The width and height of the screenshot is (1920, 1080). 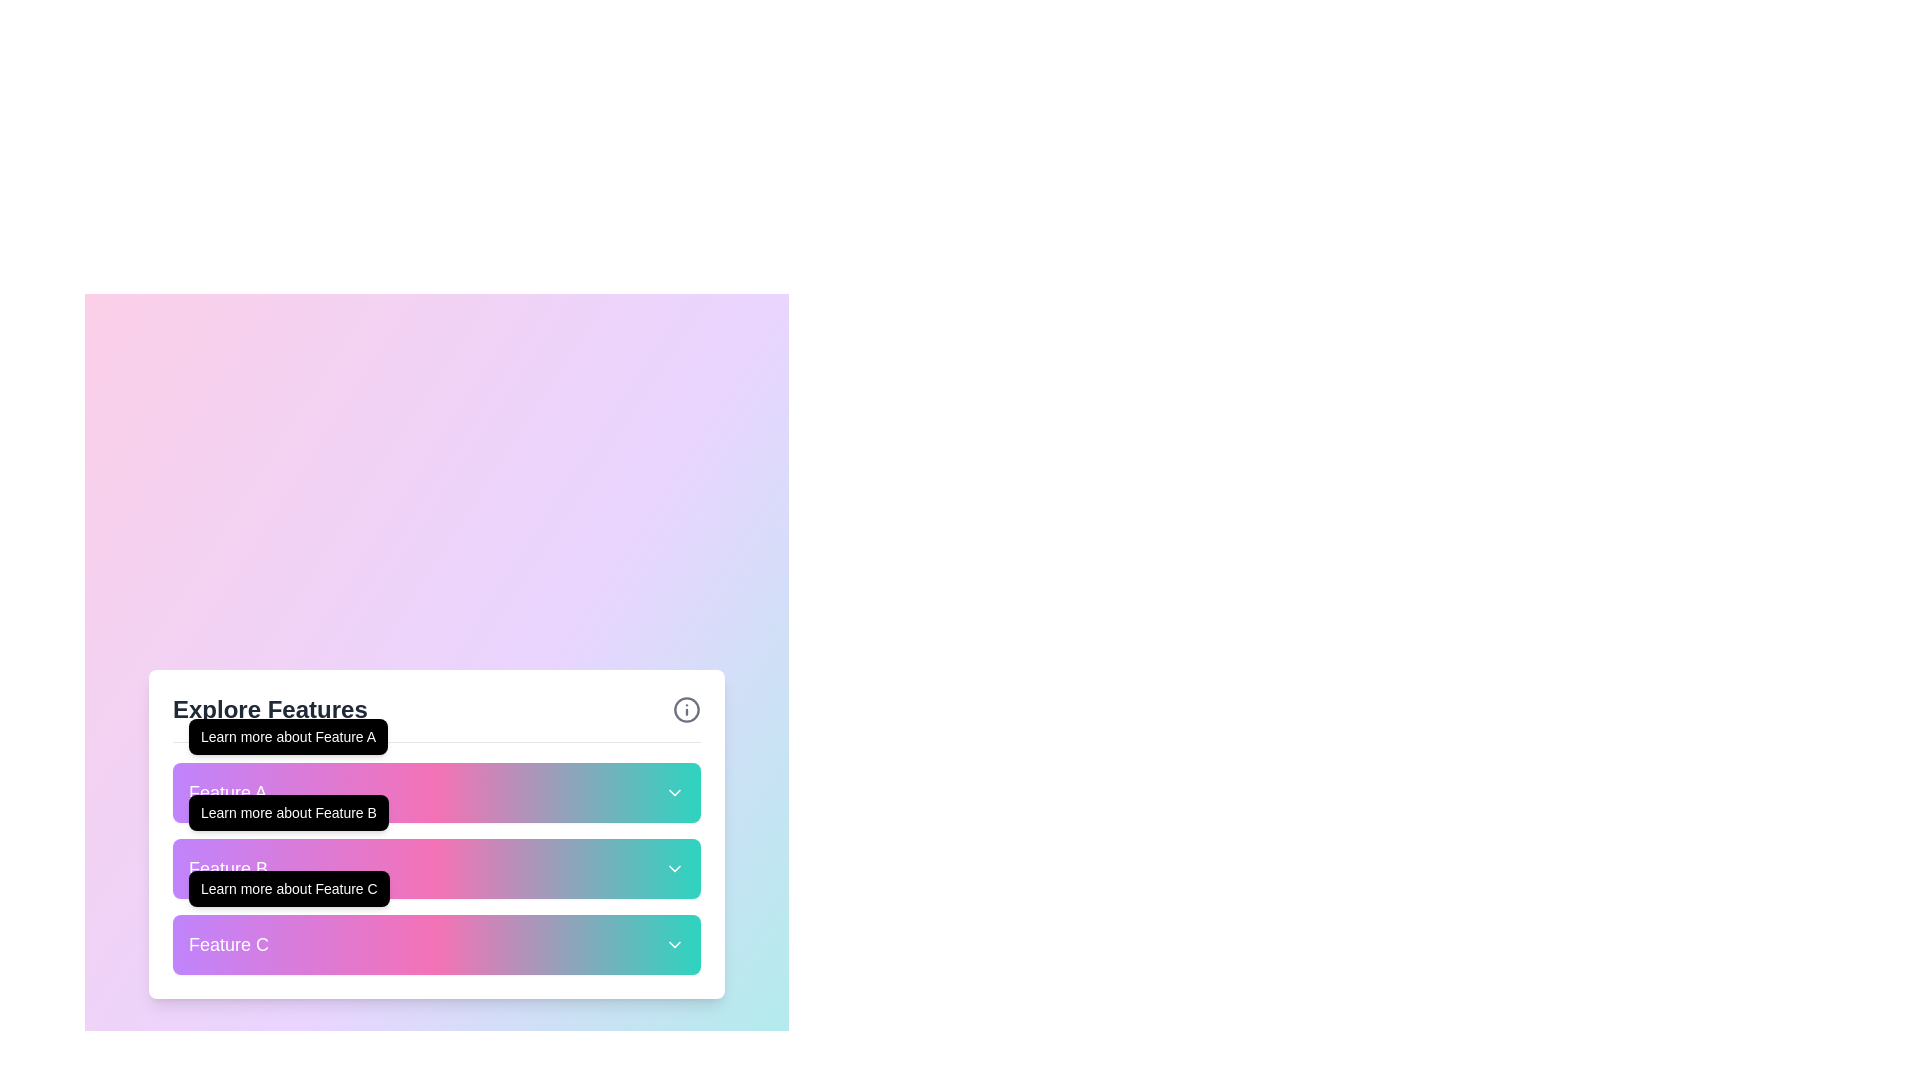 What do you see at coordinates (229, 944) in the screenshot?
I see `the Text label located in the top-left corner of the third card under the 'Explore Features' heading, indicating the feature it represents` at bounding box center [229, 944].